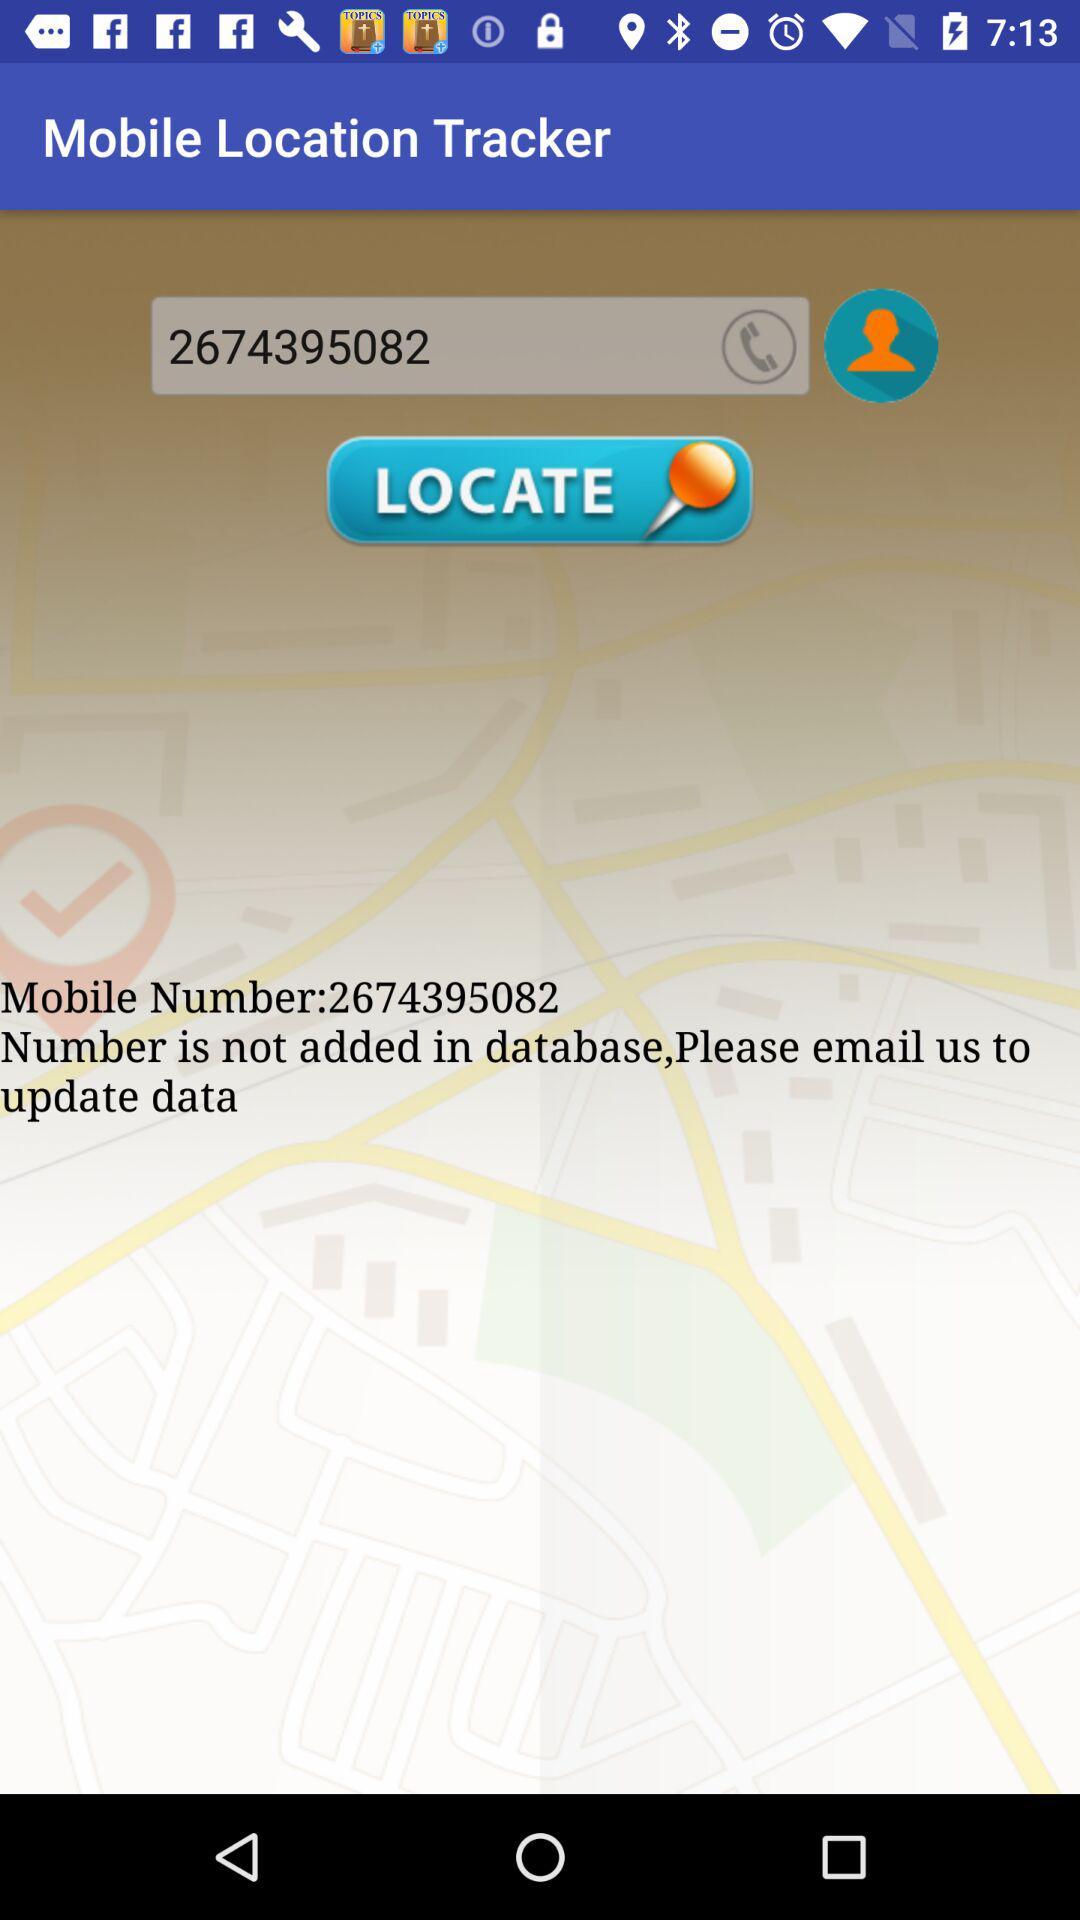  What do you see at coordinates (880, 345) in the screenshot?
I see `the avatar icon` at bounding box center [880, 345].